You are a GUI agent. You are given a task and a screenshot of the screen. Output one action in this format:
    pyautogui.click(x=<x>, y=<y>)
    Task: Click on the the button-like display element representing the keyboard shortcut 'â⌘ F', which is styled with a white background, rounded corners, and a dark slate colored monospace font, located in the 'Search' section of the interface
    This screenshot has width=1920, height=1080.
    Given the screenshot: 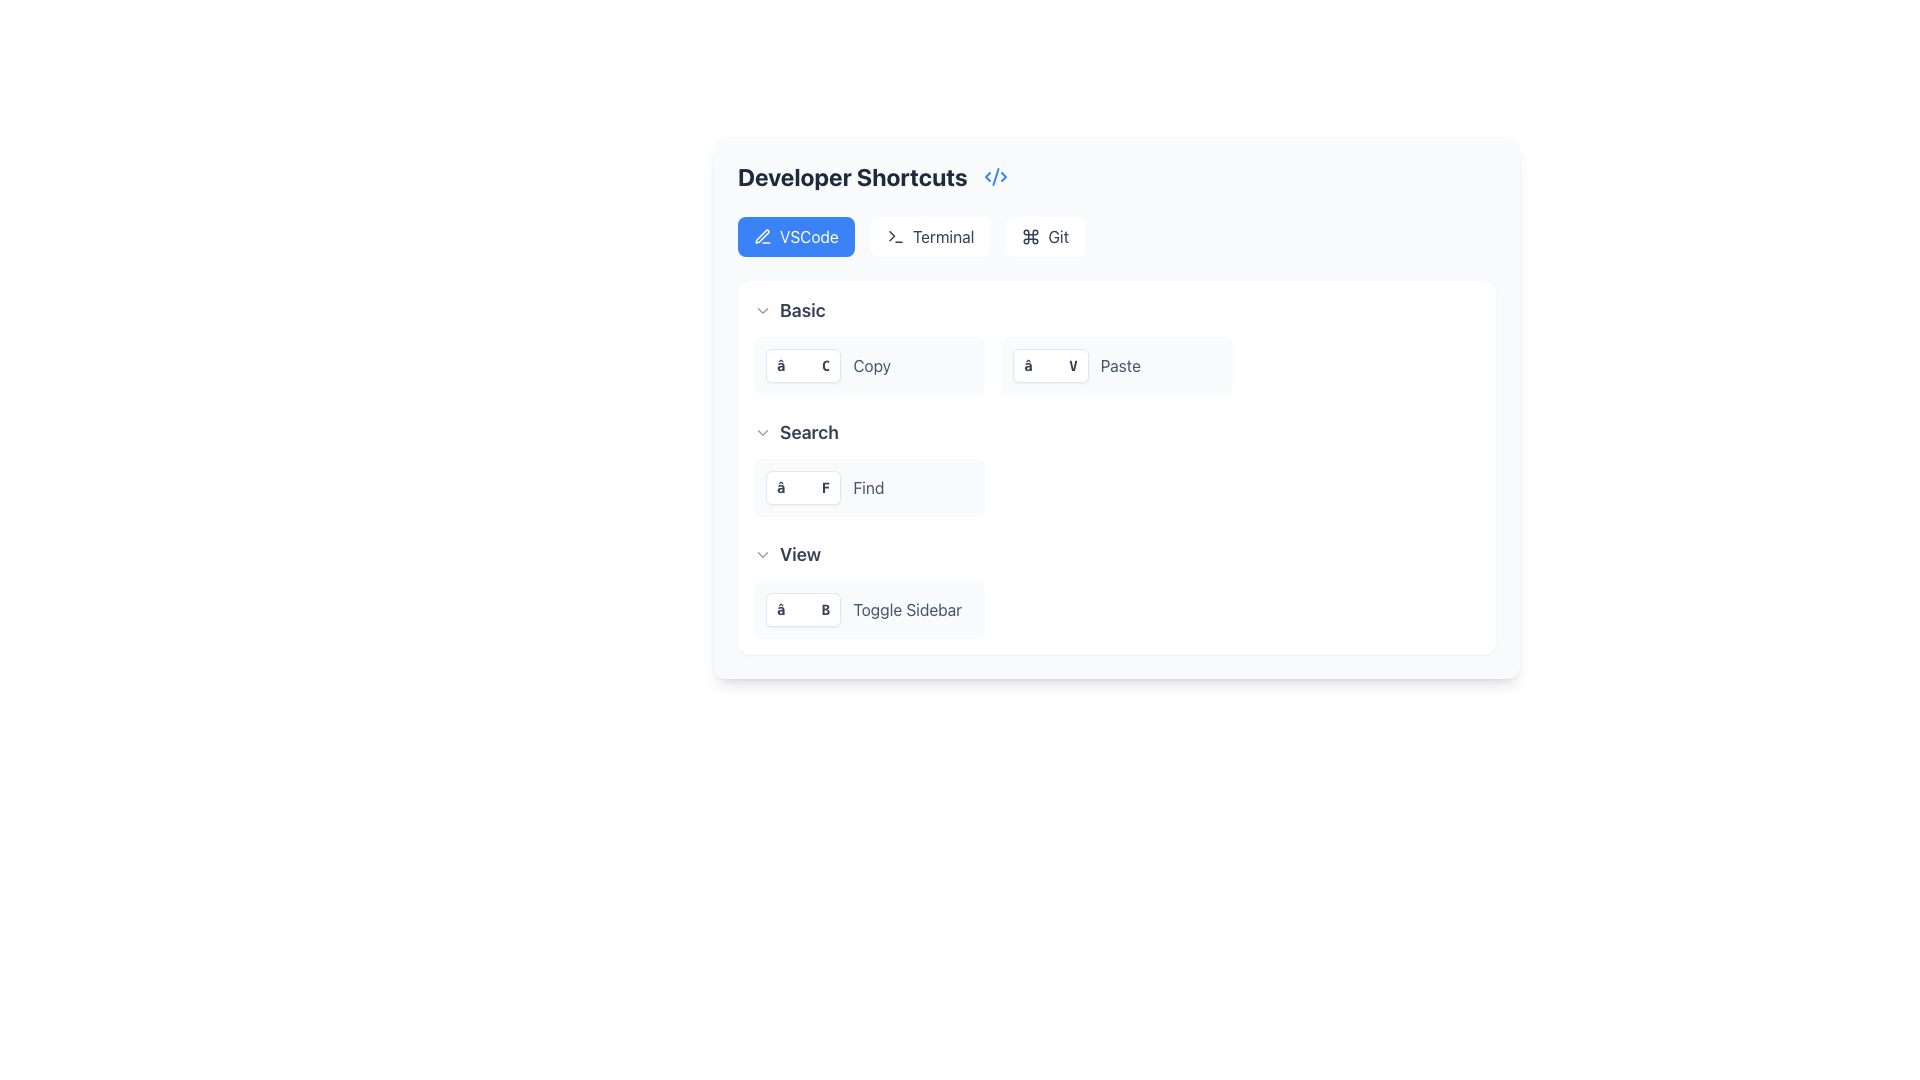 What is the action you would take?
    pyautogui.click(x=803, y=488)
    